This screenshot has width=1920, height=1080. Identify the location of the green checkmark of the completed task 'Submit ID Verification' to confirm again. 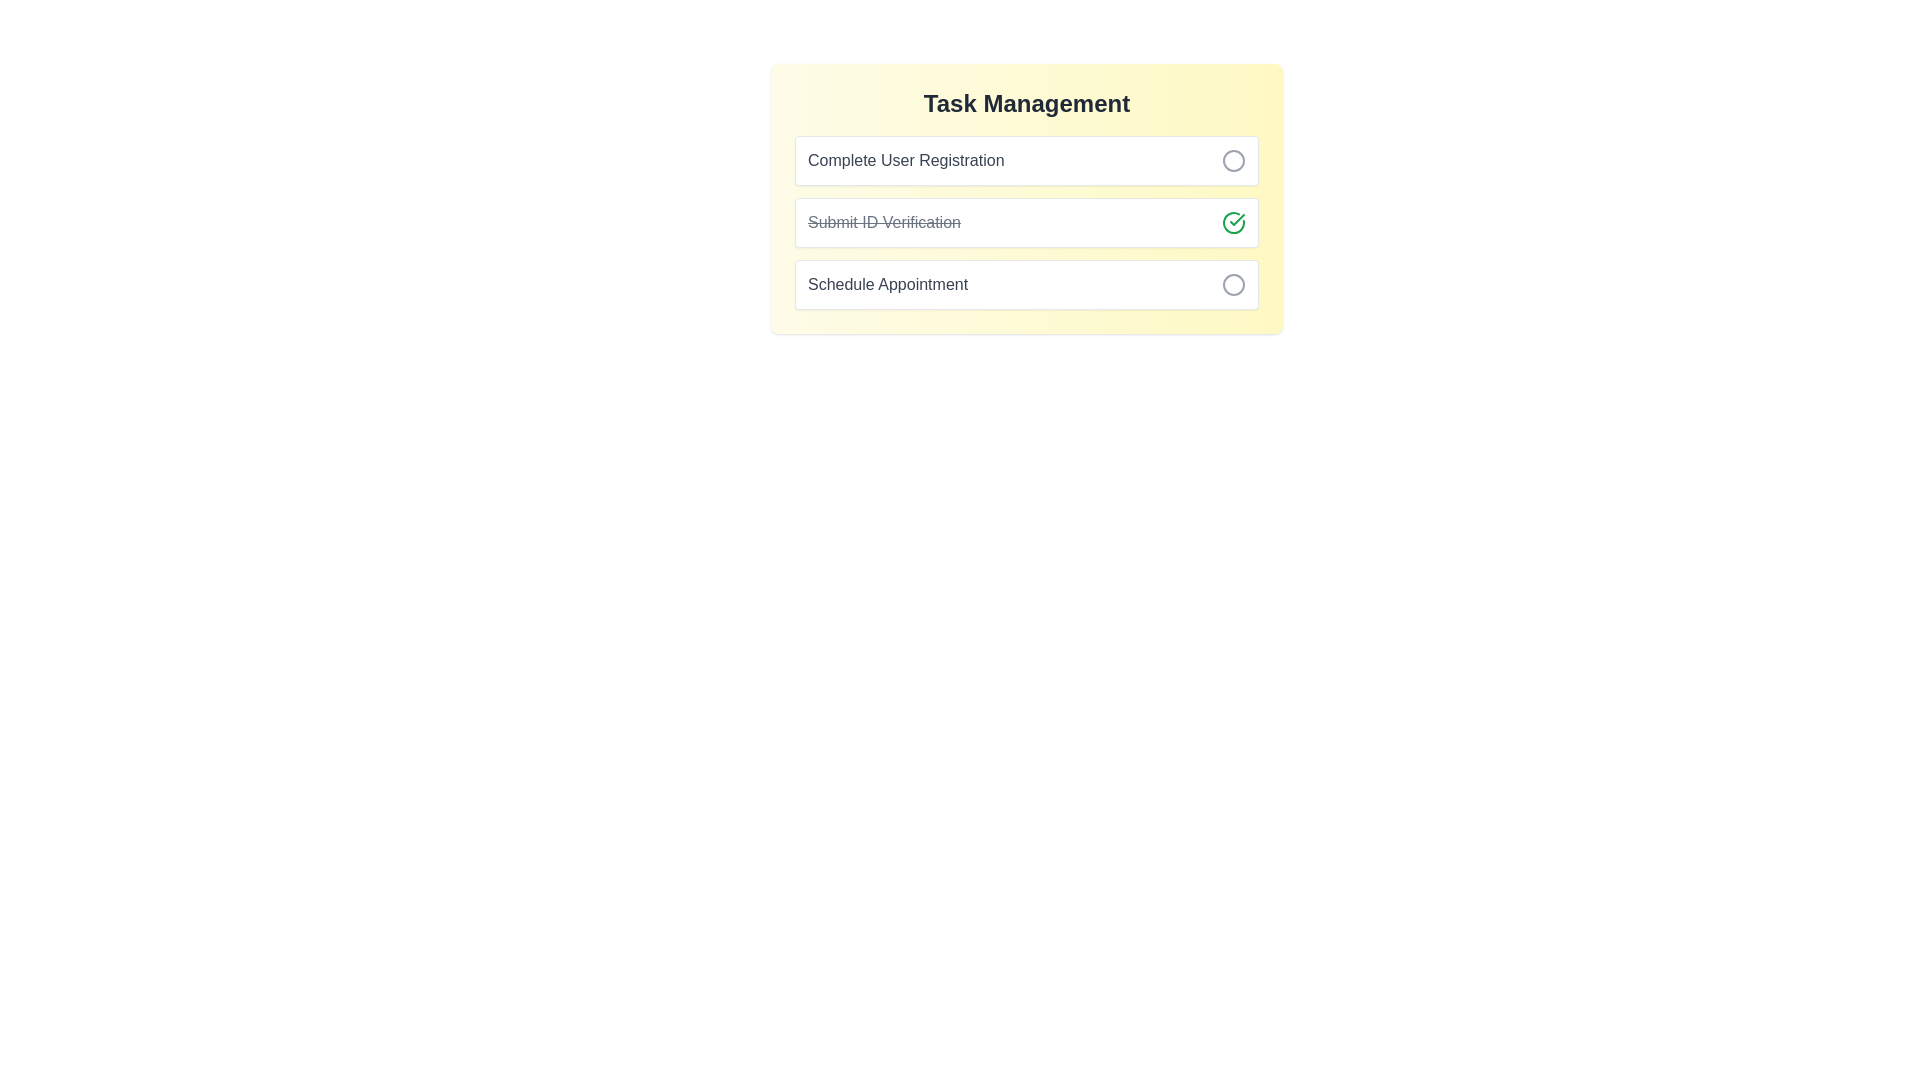
(1027, 223).